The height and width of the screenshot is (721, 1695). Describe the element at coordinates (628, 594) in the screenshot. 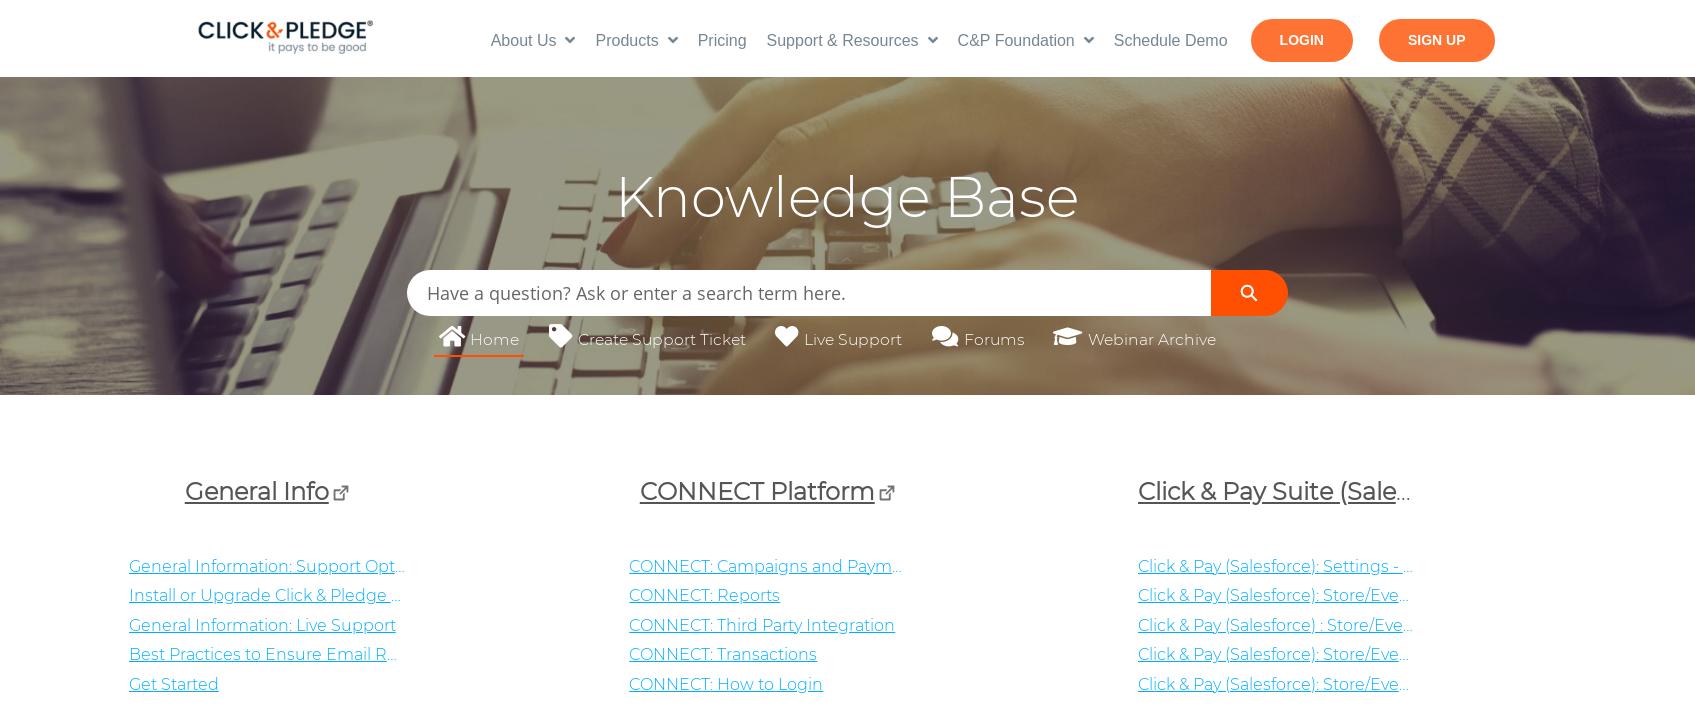

I see `'CONNECT: Reports'` at that location.